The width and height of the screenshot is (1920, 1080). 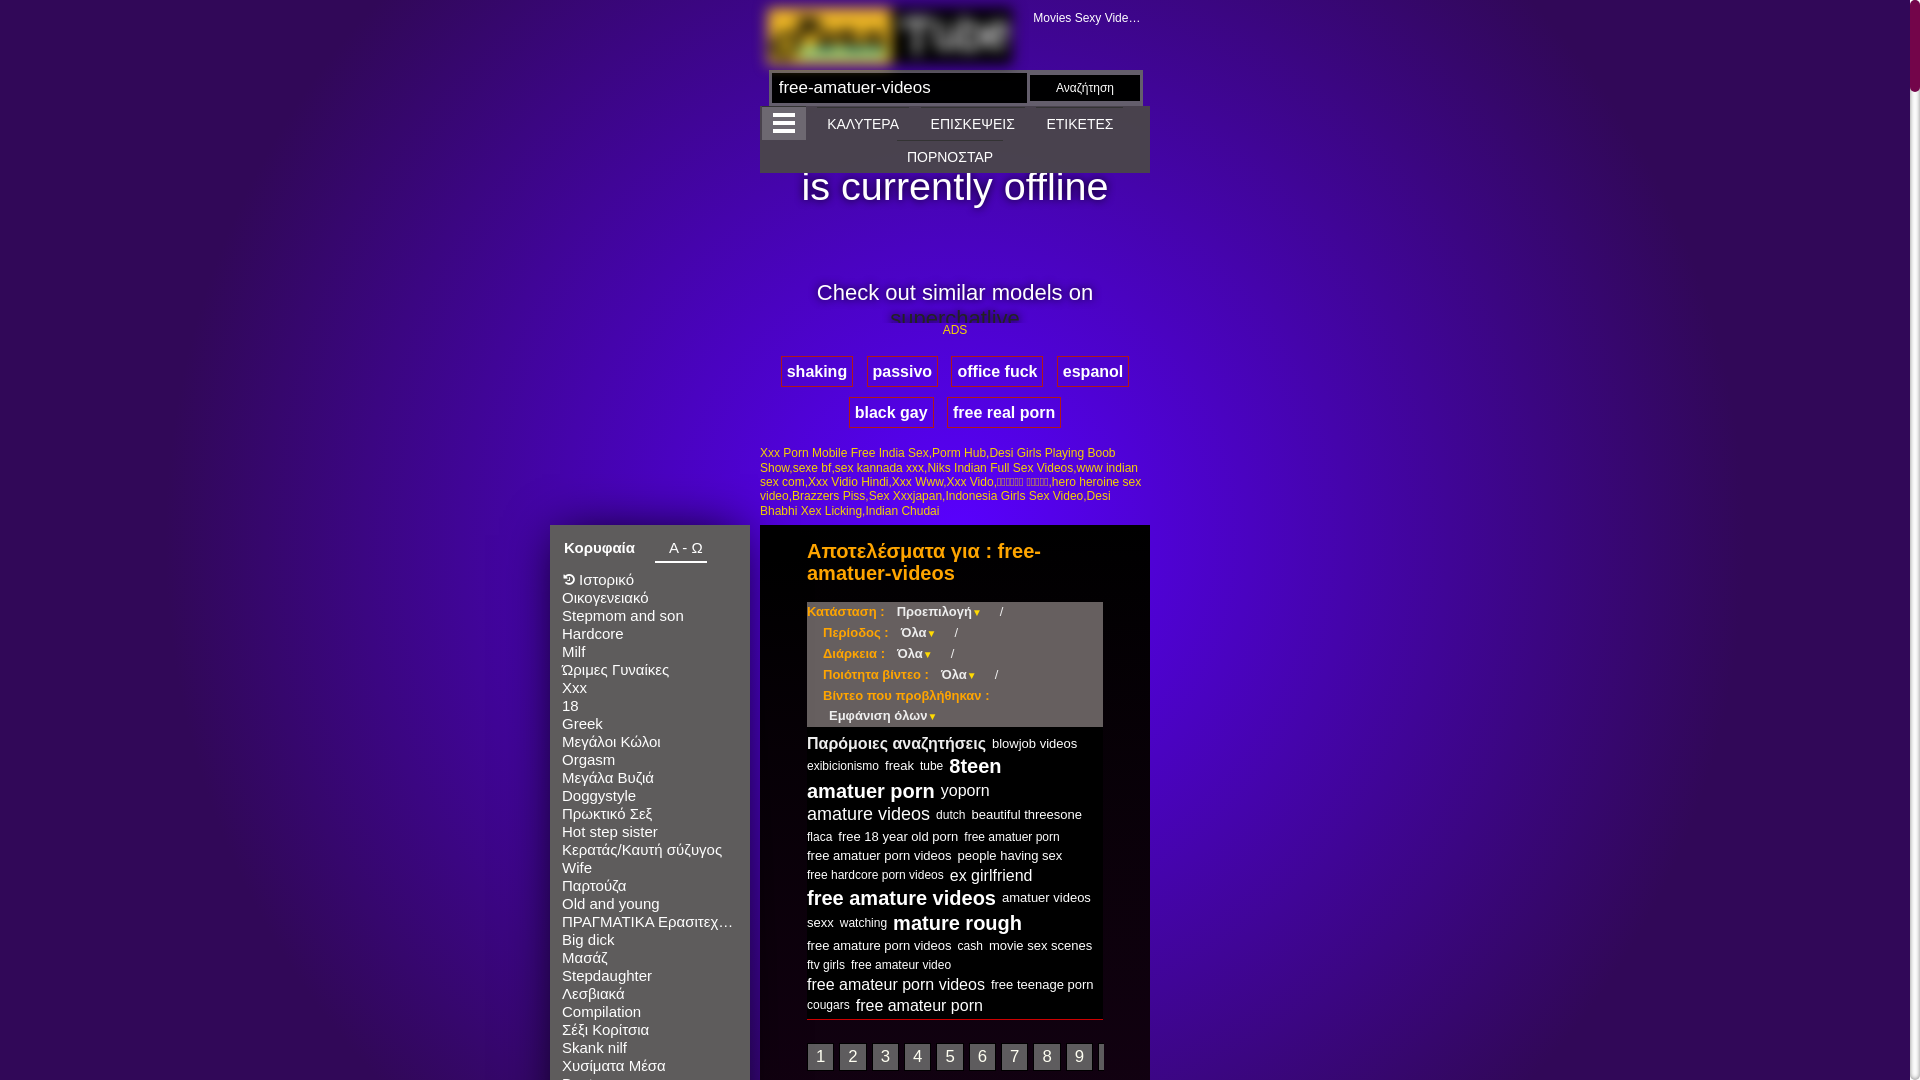 What do you see at coordinates (988, 945) in the screenshot?
I see `'movie sex scenes'` at bounding box center [988, 945].